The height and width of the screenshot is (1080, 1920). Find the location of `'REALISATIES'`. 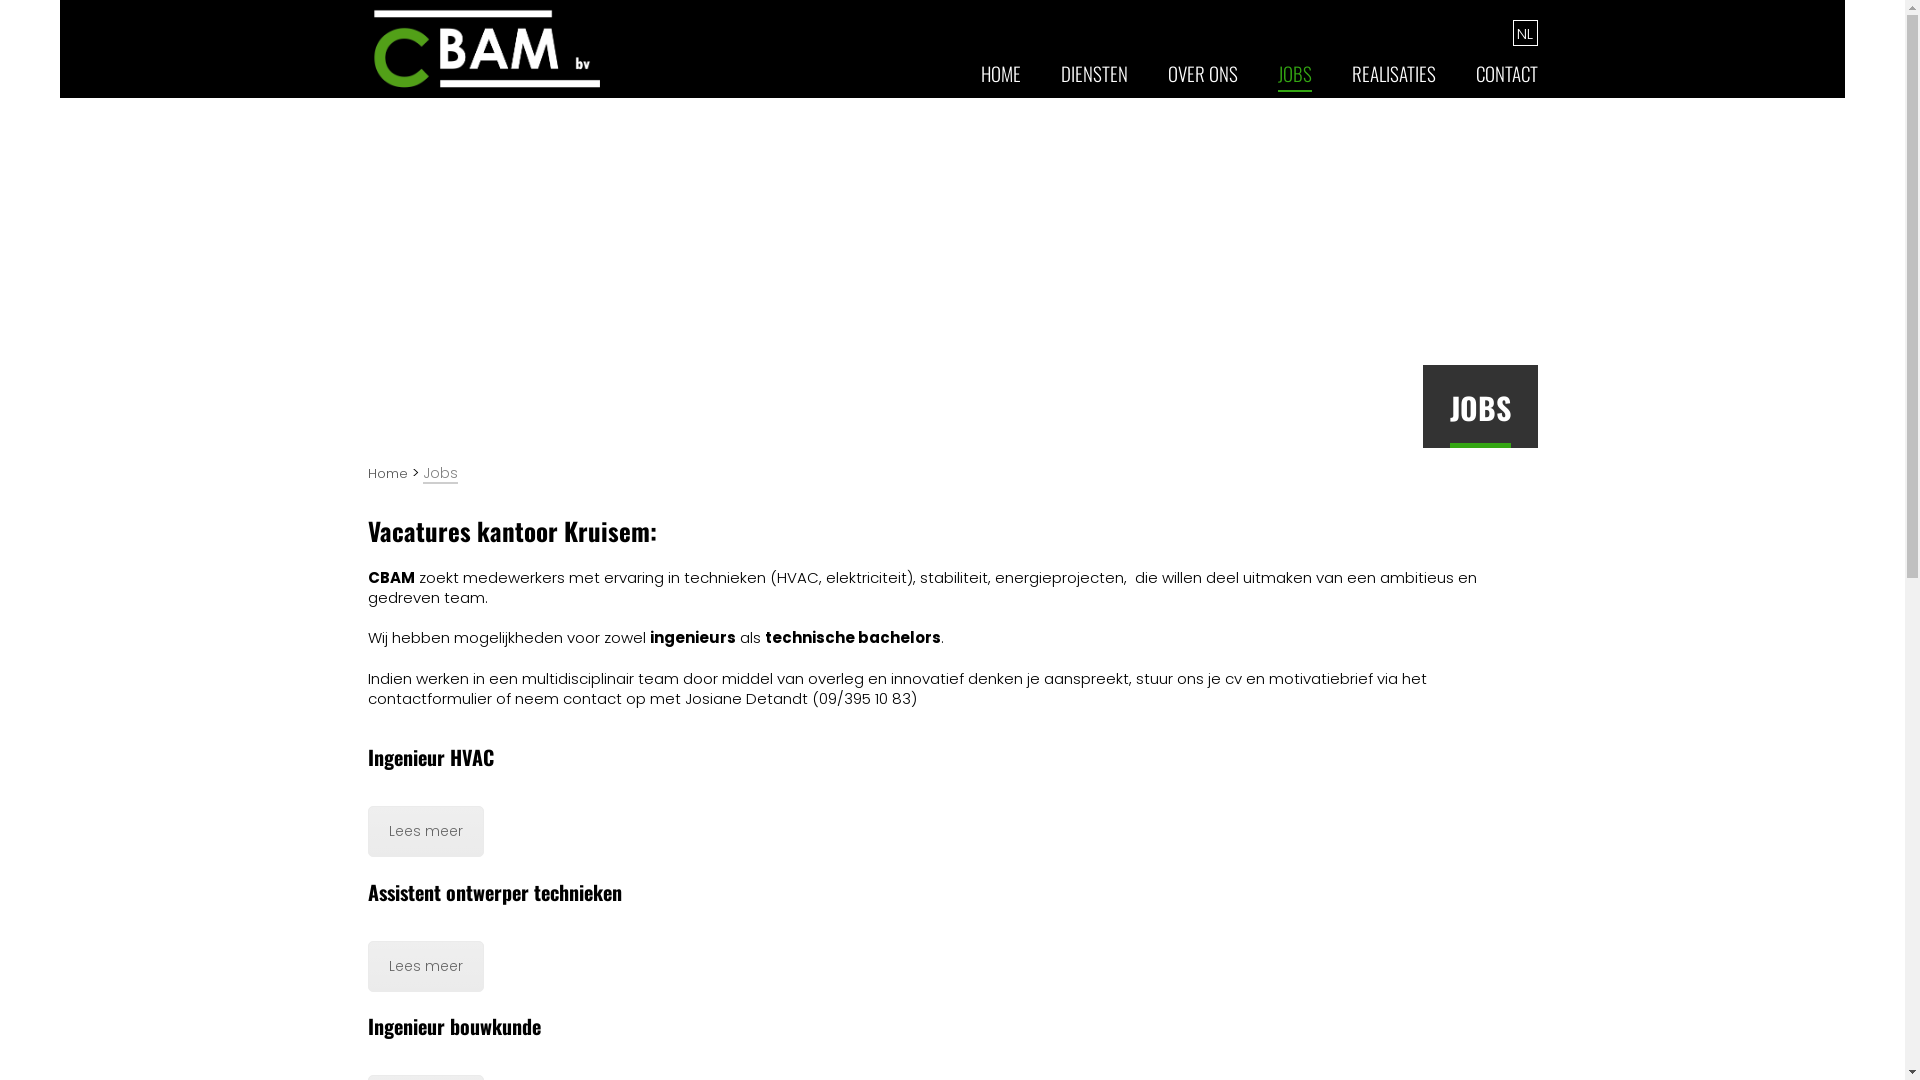

'REALISATIES' is located at coordinates (1392, 80).